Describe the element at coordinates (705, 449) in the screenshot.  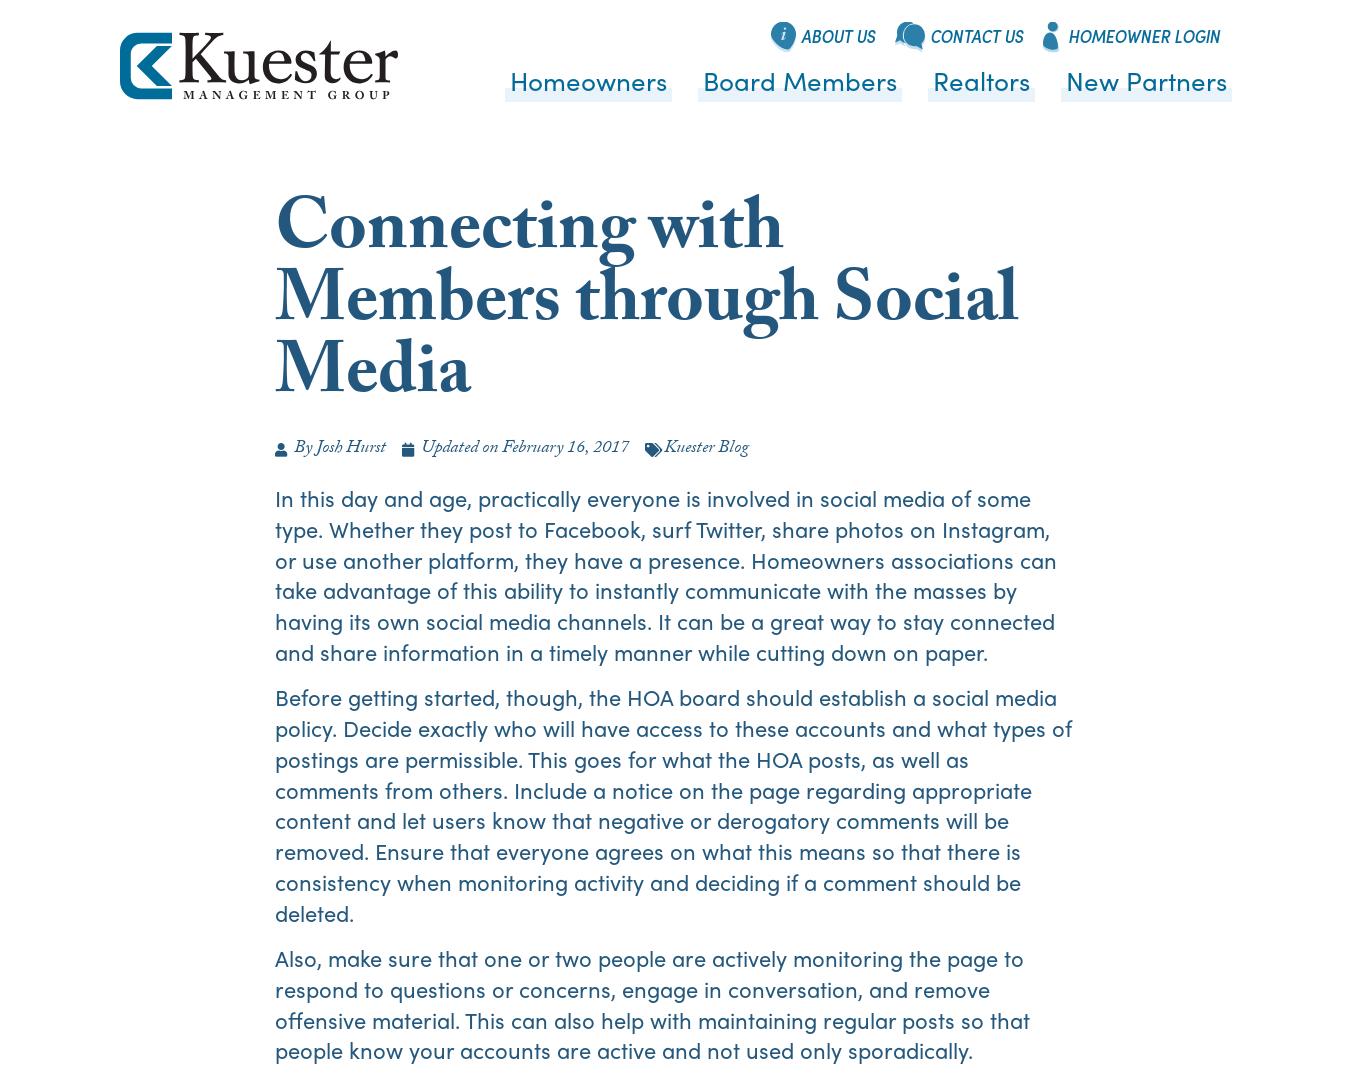
I see `'Kuester Blog'` at that location.